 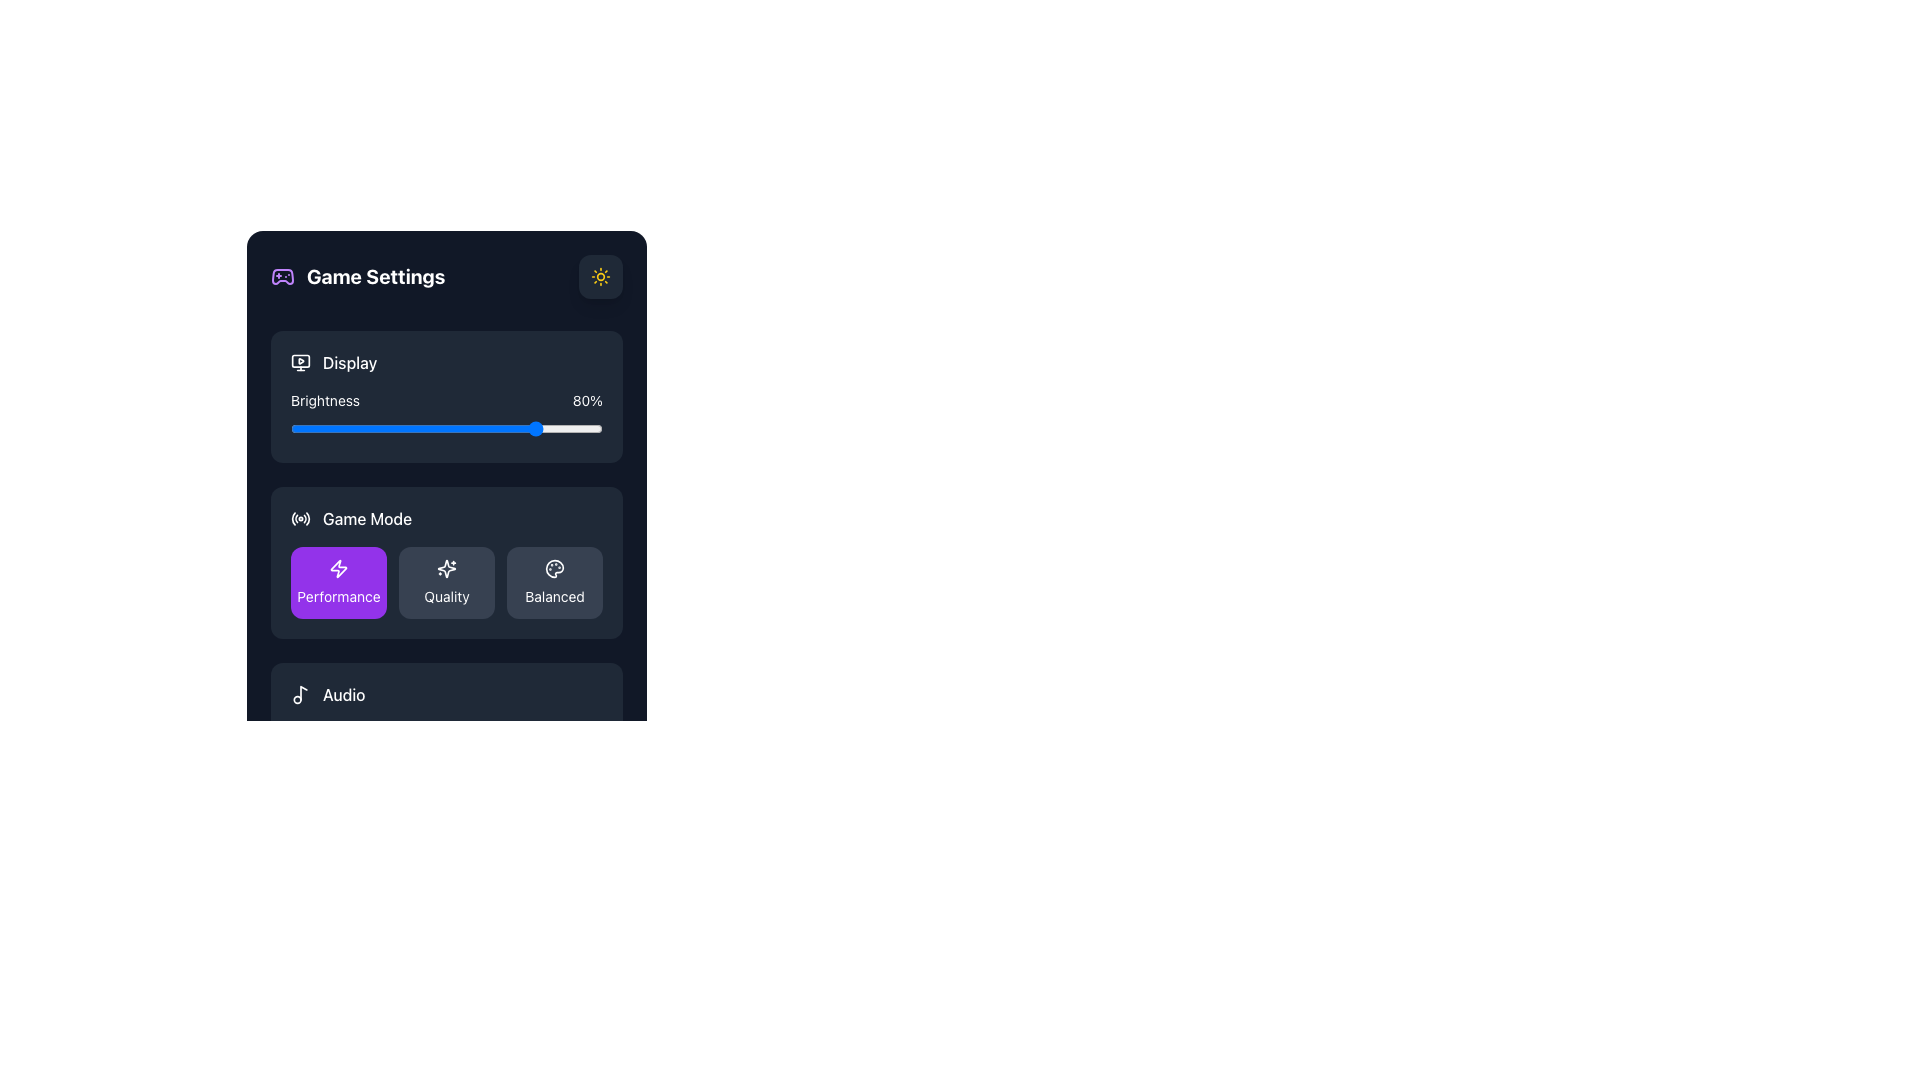 I want to click on brightness level, so click(x=499, y=427).